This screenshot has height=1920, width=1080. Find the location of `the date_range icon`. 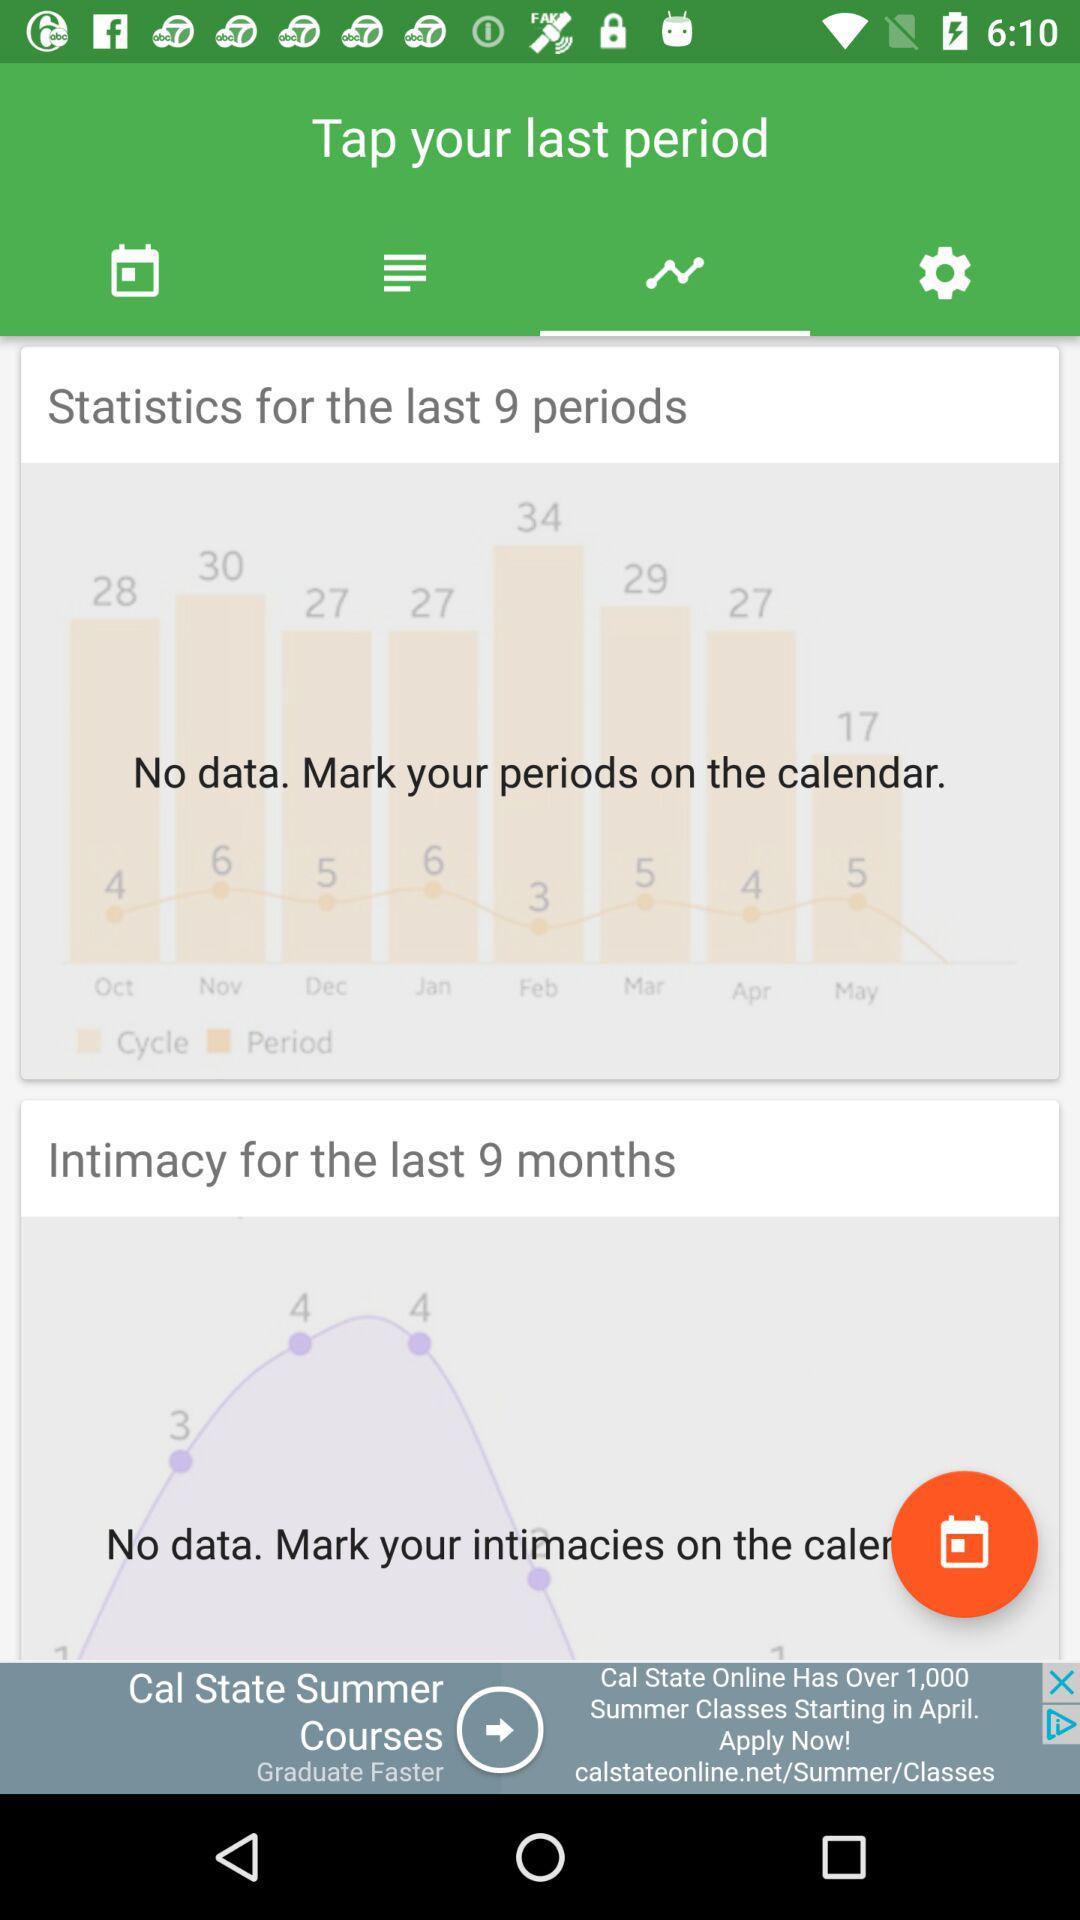

the date_range icon is located at coordinates (963, 1543).